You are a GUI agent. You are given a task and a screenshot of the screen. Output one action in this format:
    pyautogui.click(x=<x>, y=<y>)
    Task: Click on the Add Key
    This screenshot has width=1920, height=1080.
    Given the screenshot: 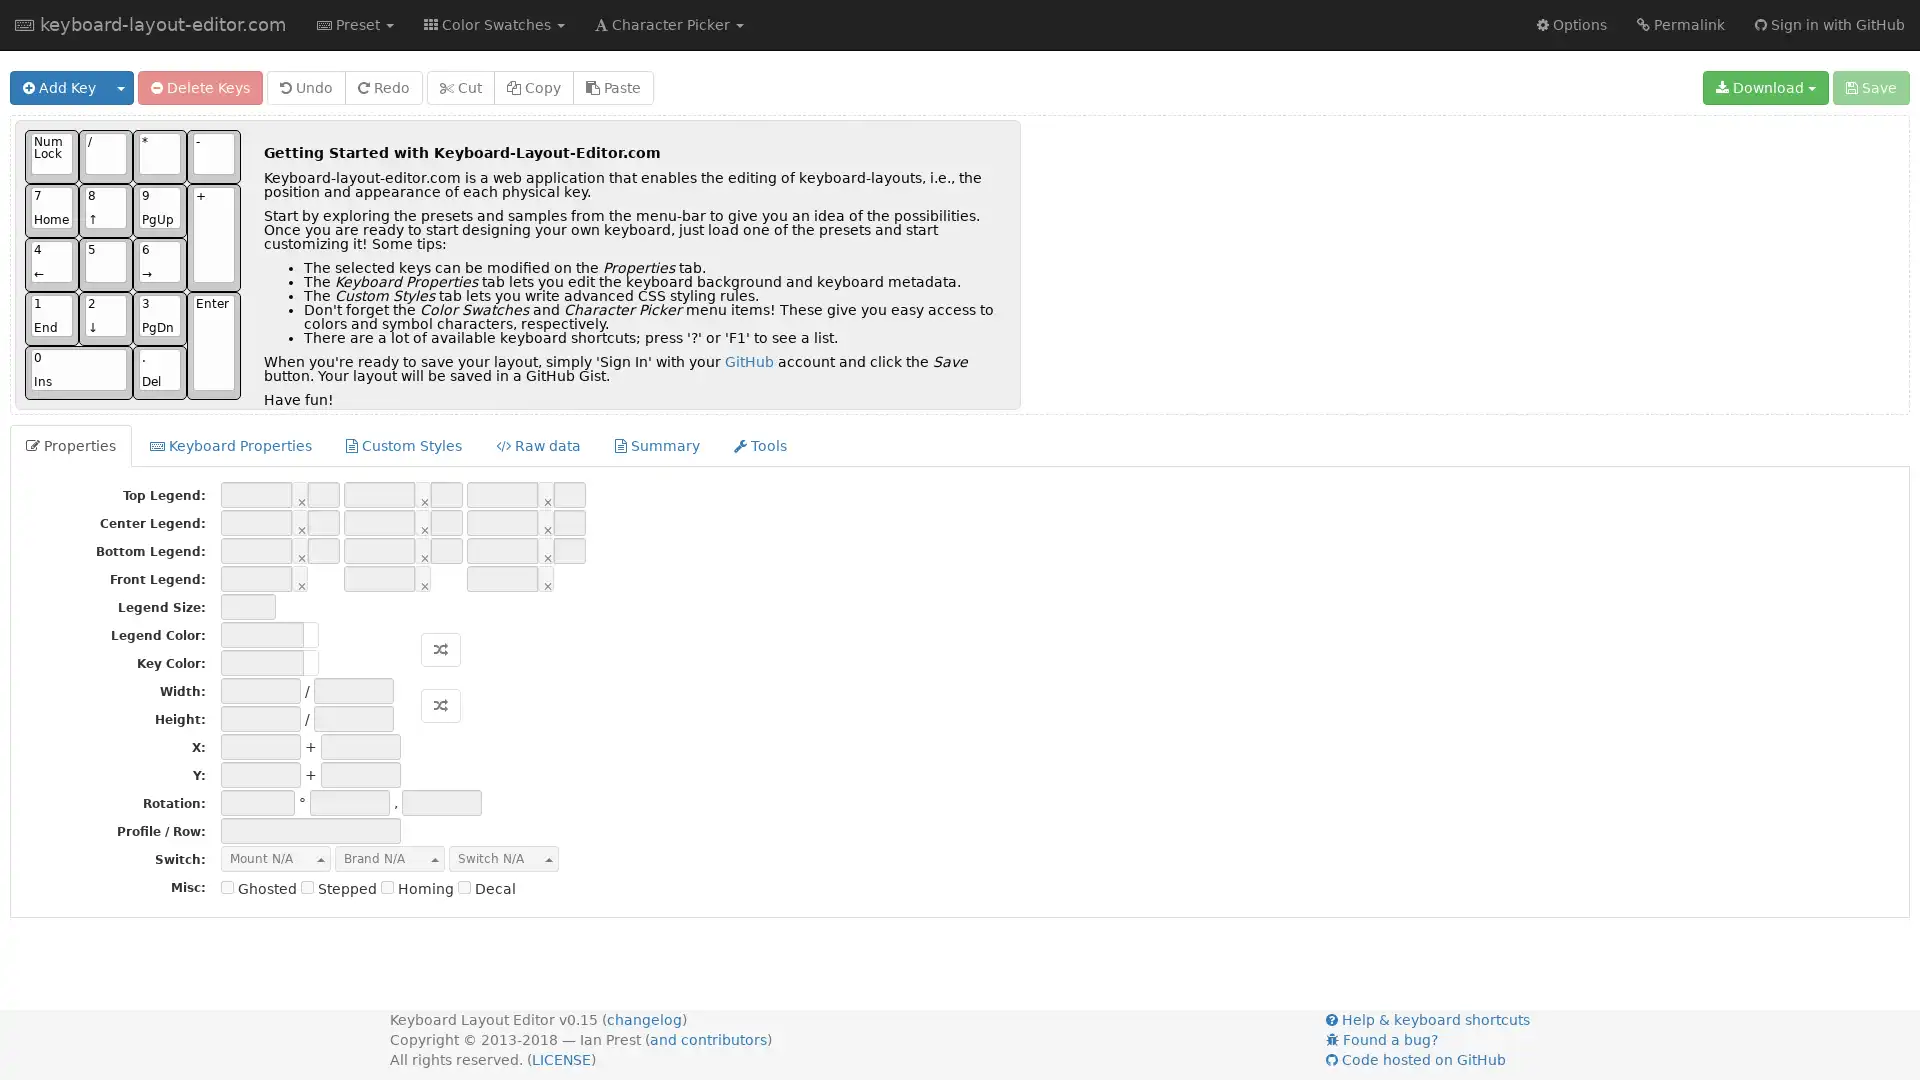 What is the action you would take?
    pyautogui.click(x=59, y=87)
    